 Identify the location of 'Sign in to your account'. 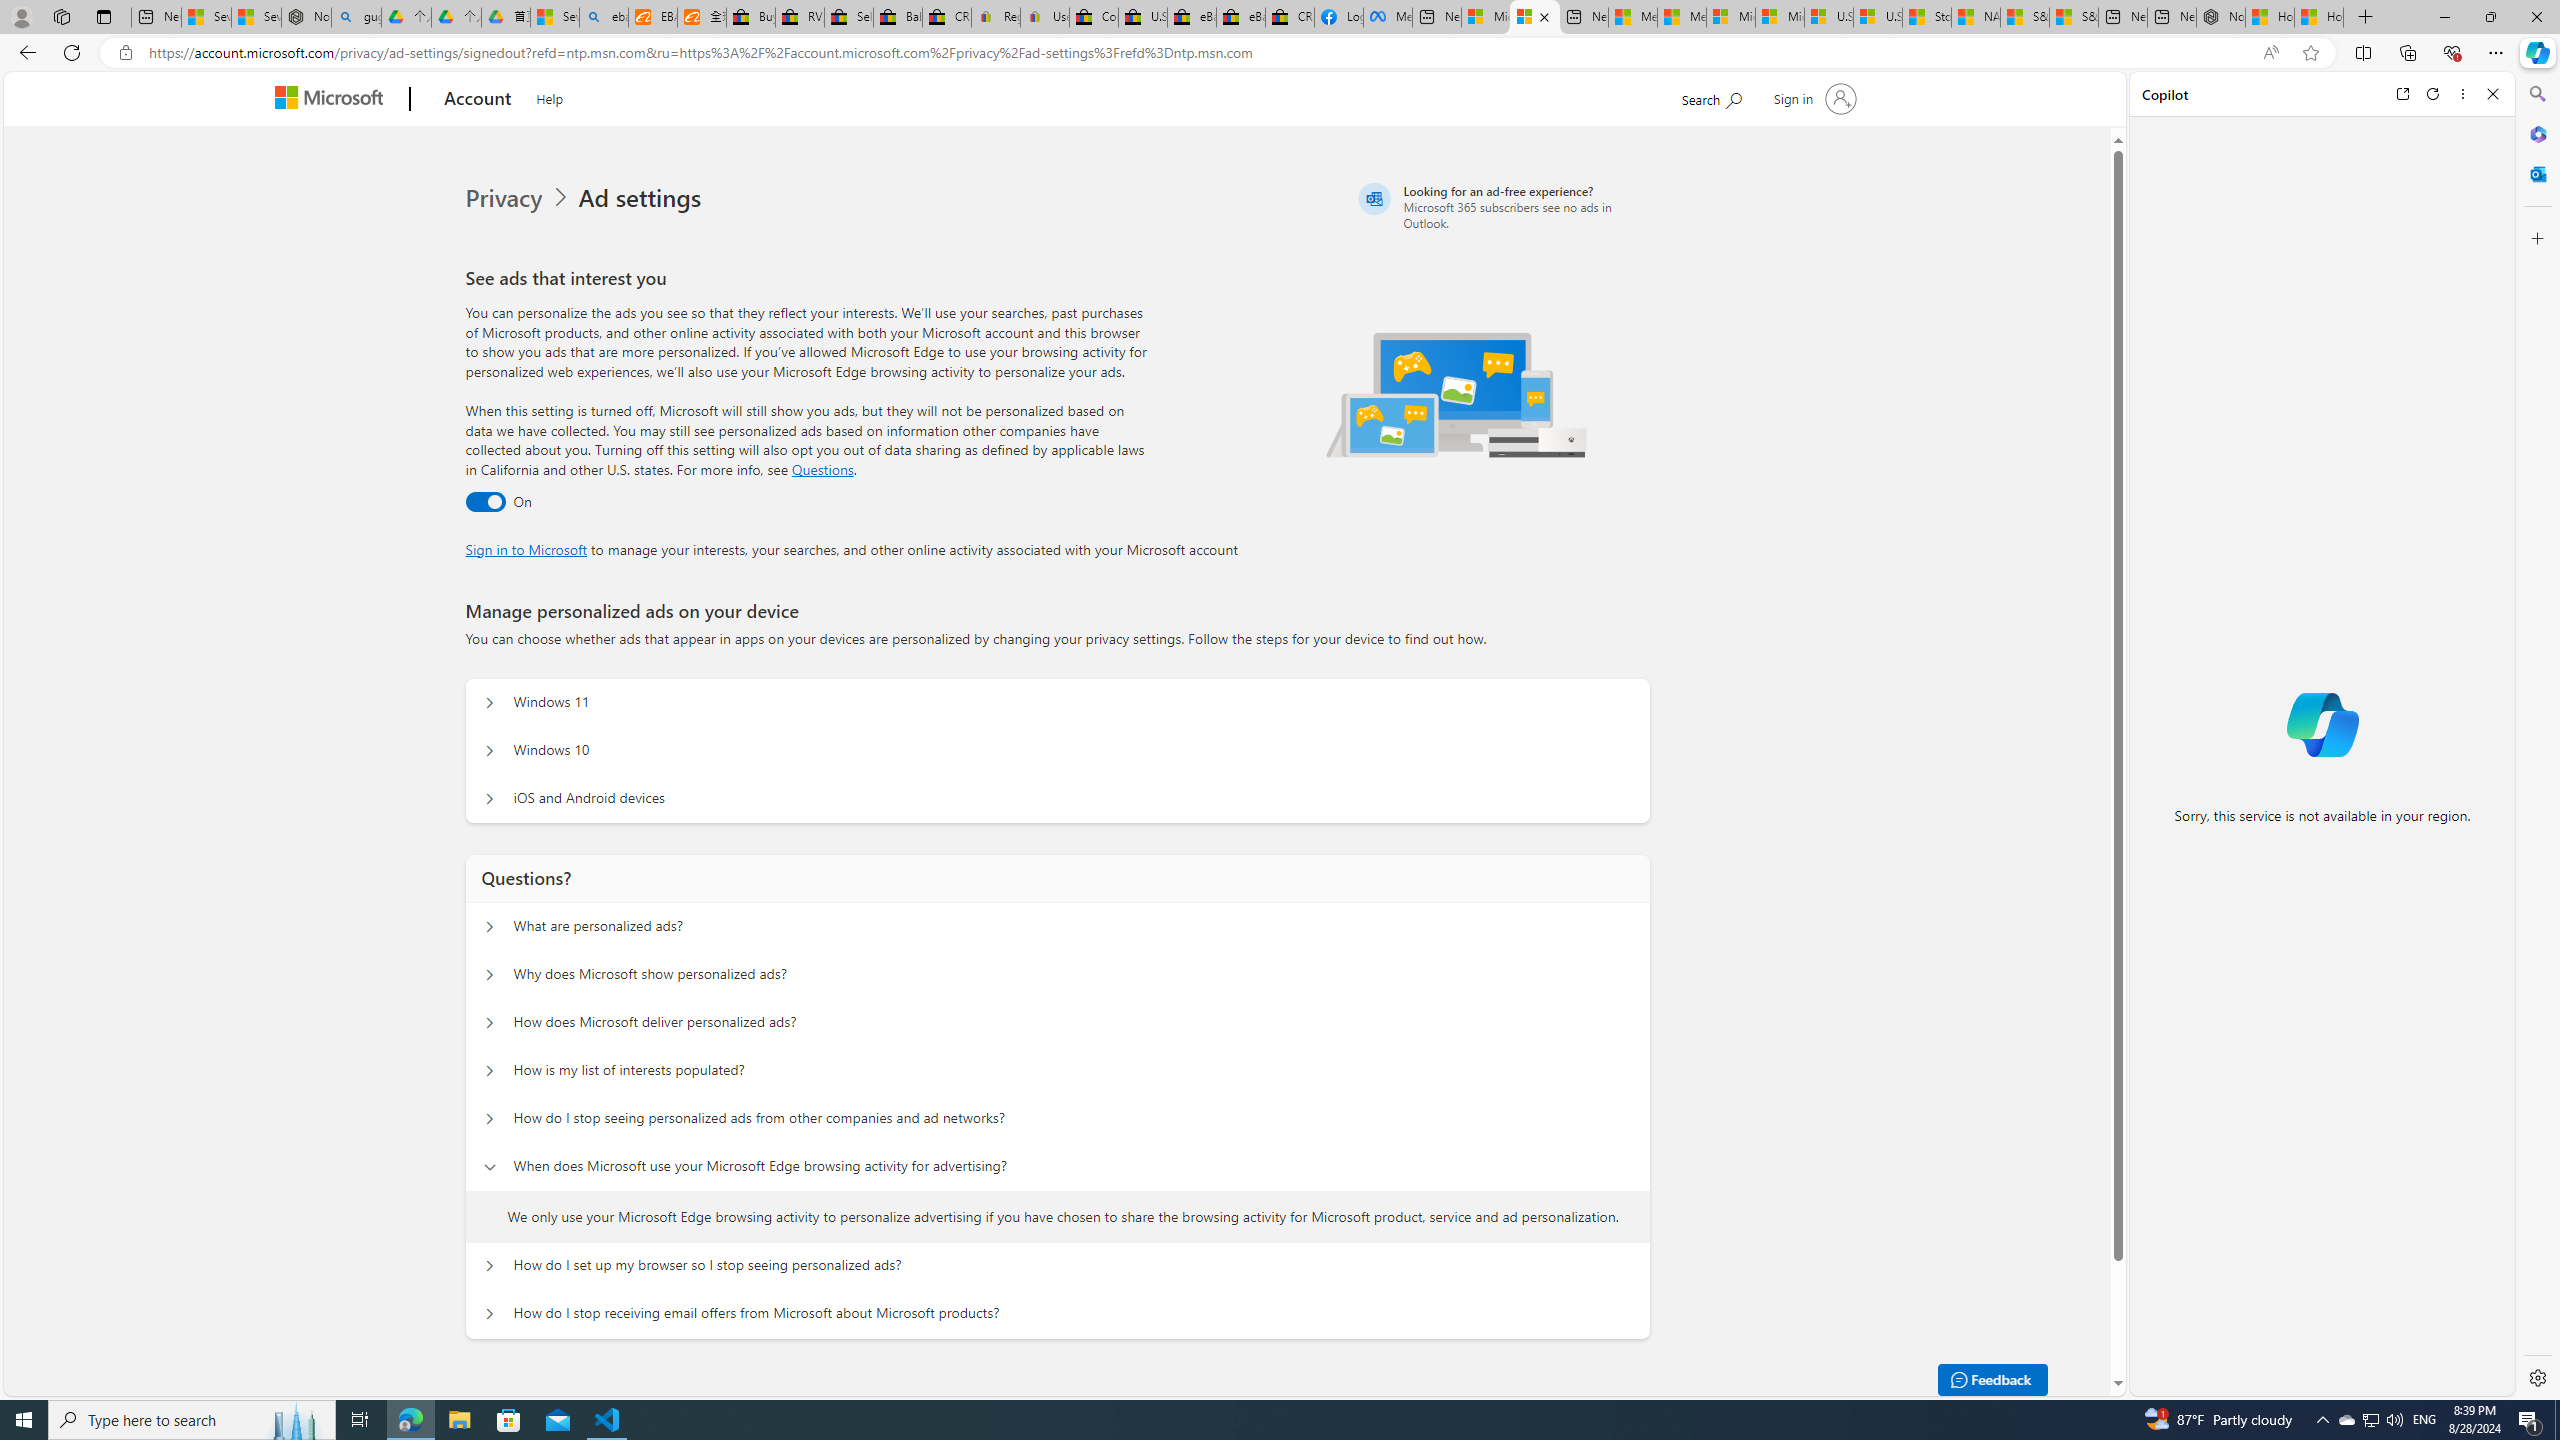
(1813, 97).